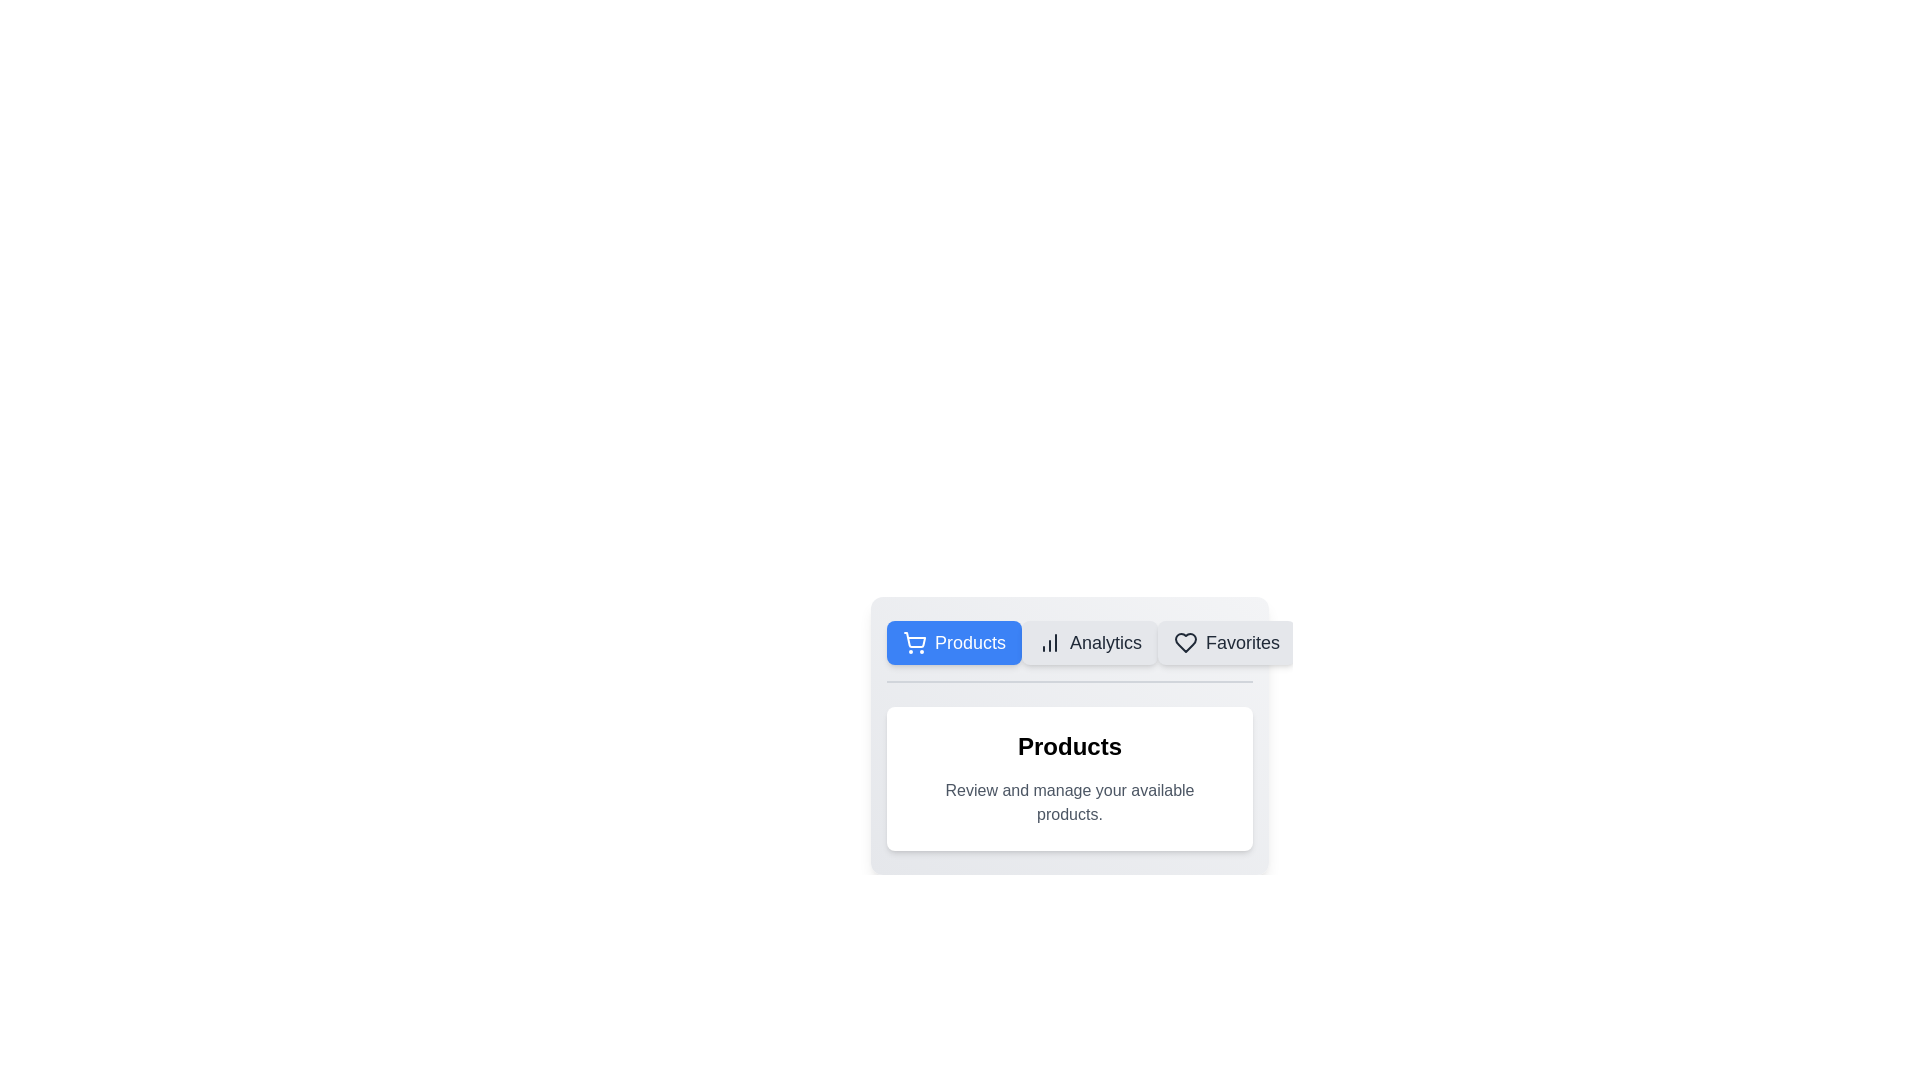  I want to click on the heart-shaped icon with a hollow design located within the 'Favorites' button in the navigation bar, so click(1185, 643).